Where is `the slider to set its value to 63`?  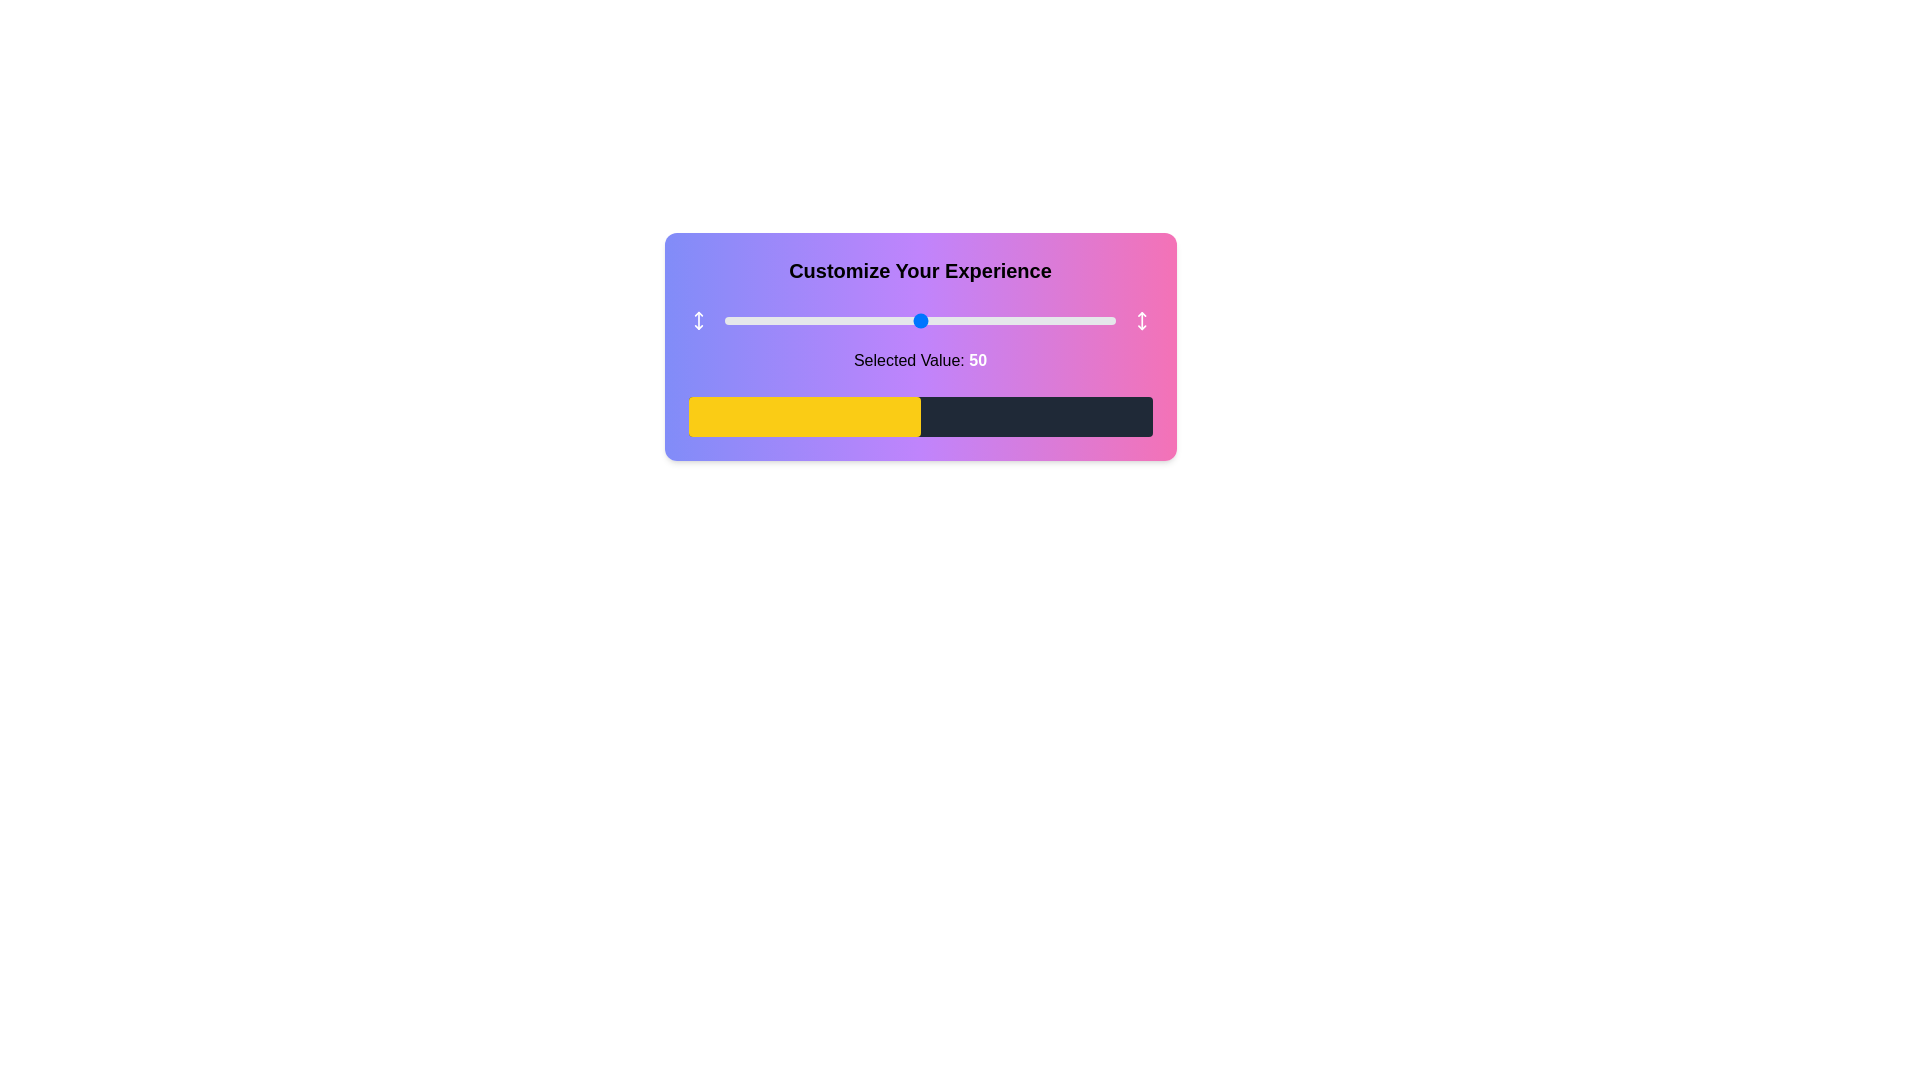 the slider to set its value to 63 is located at coordinates (971, 319).